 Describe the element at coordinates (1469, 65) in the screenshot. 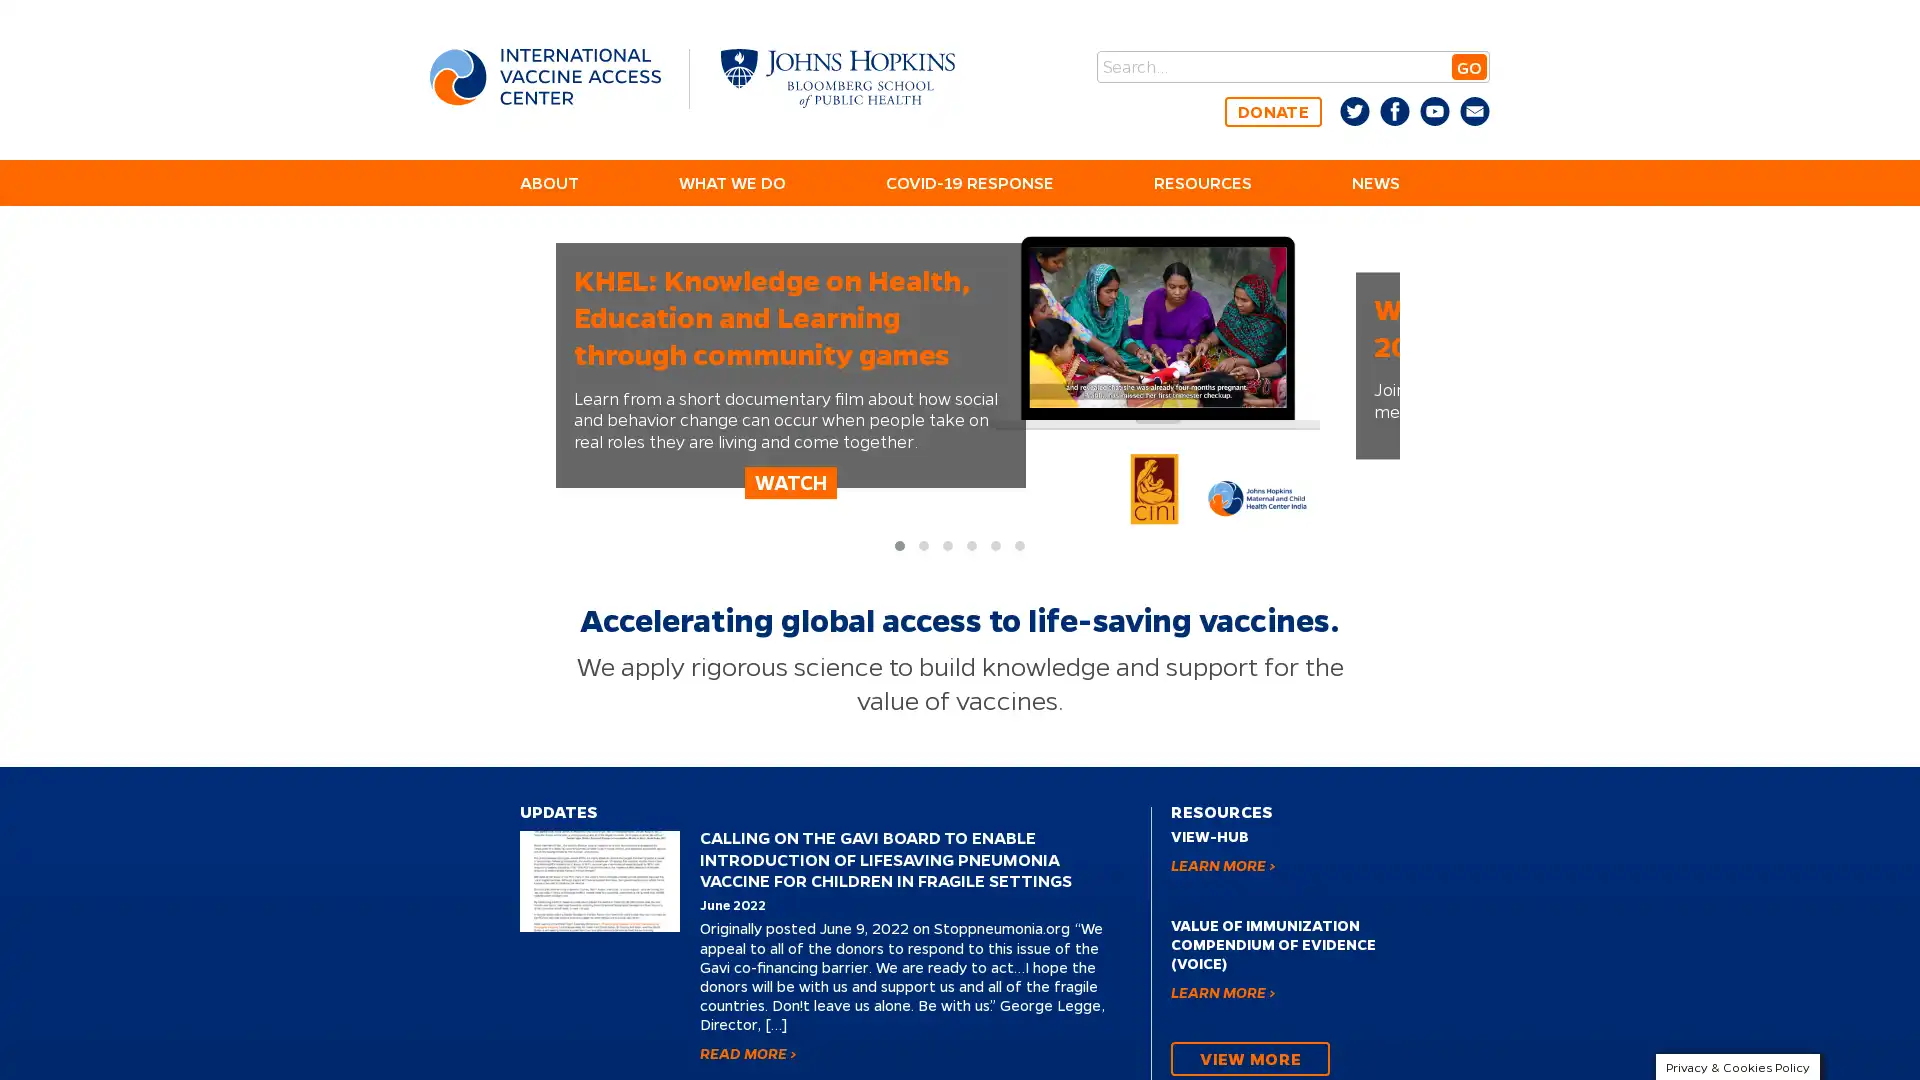

I see `GO` at that location.